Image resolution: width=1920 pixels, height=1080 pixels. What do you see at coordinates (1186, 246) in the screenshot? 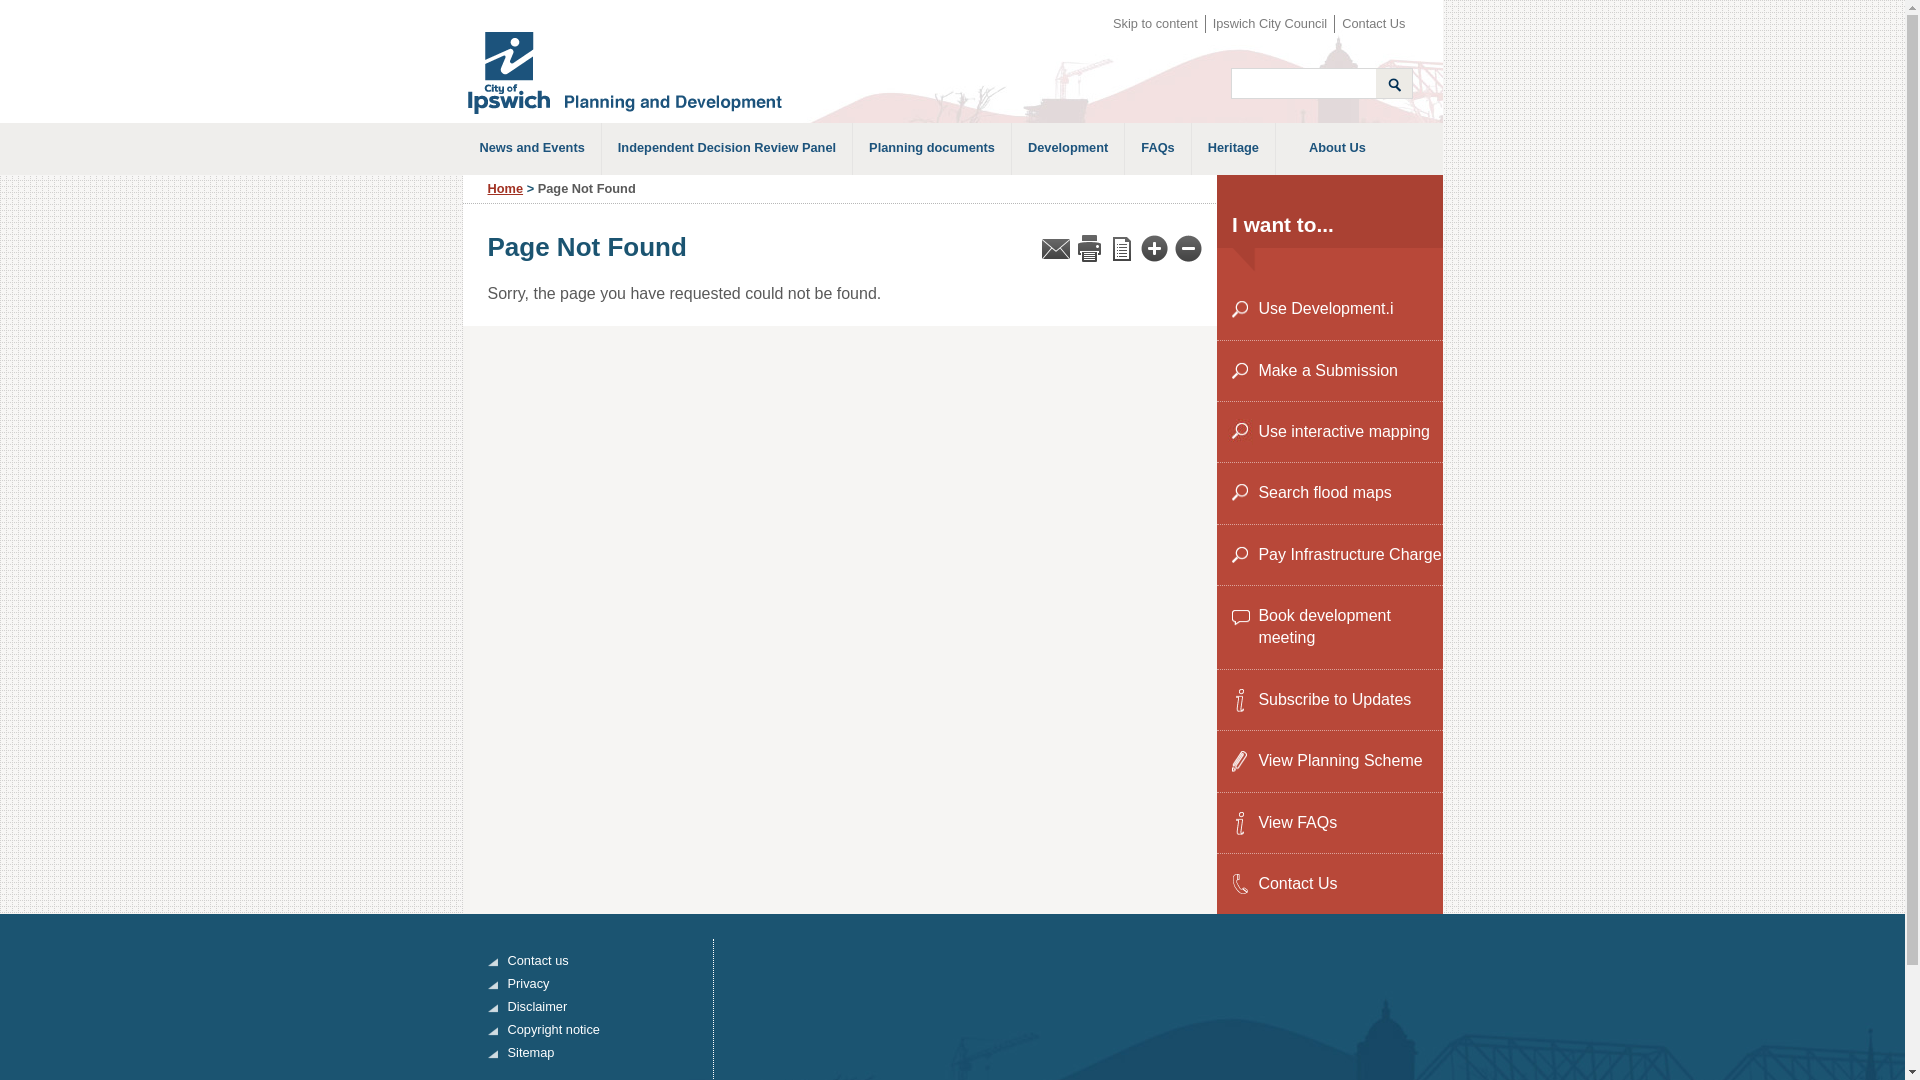
I see `'Decrease font size'` at bounding box center [1186, 246].